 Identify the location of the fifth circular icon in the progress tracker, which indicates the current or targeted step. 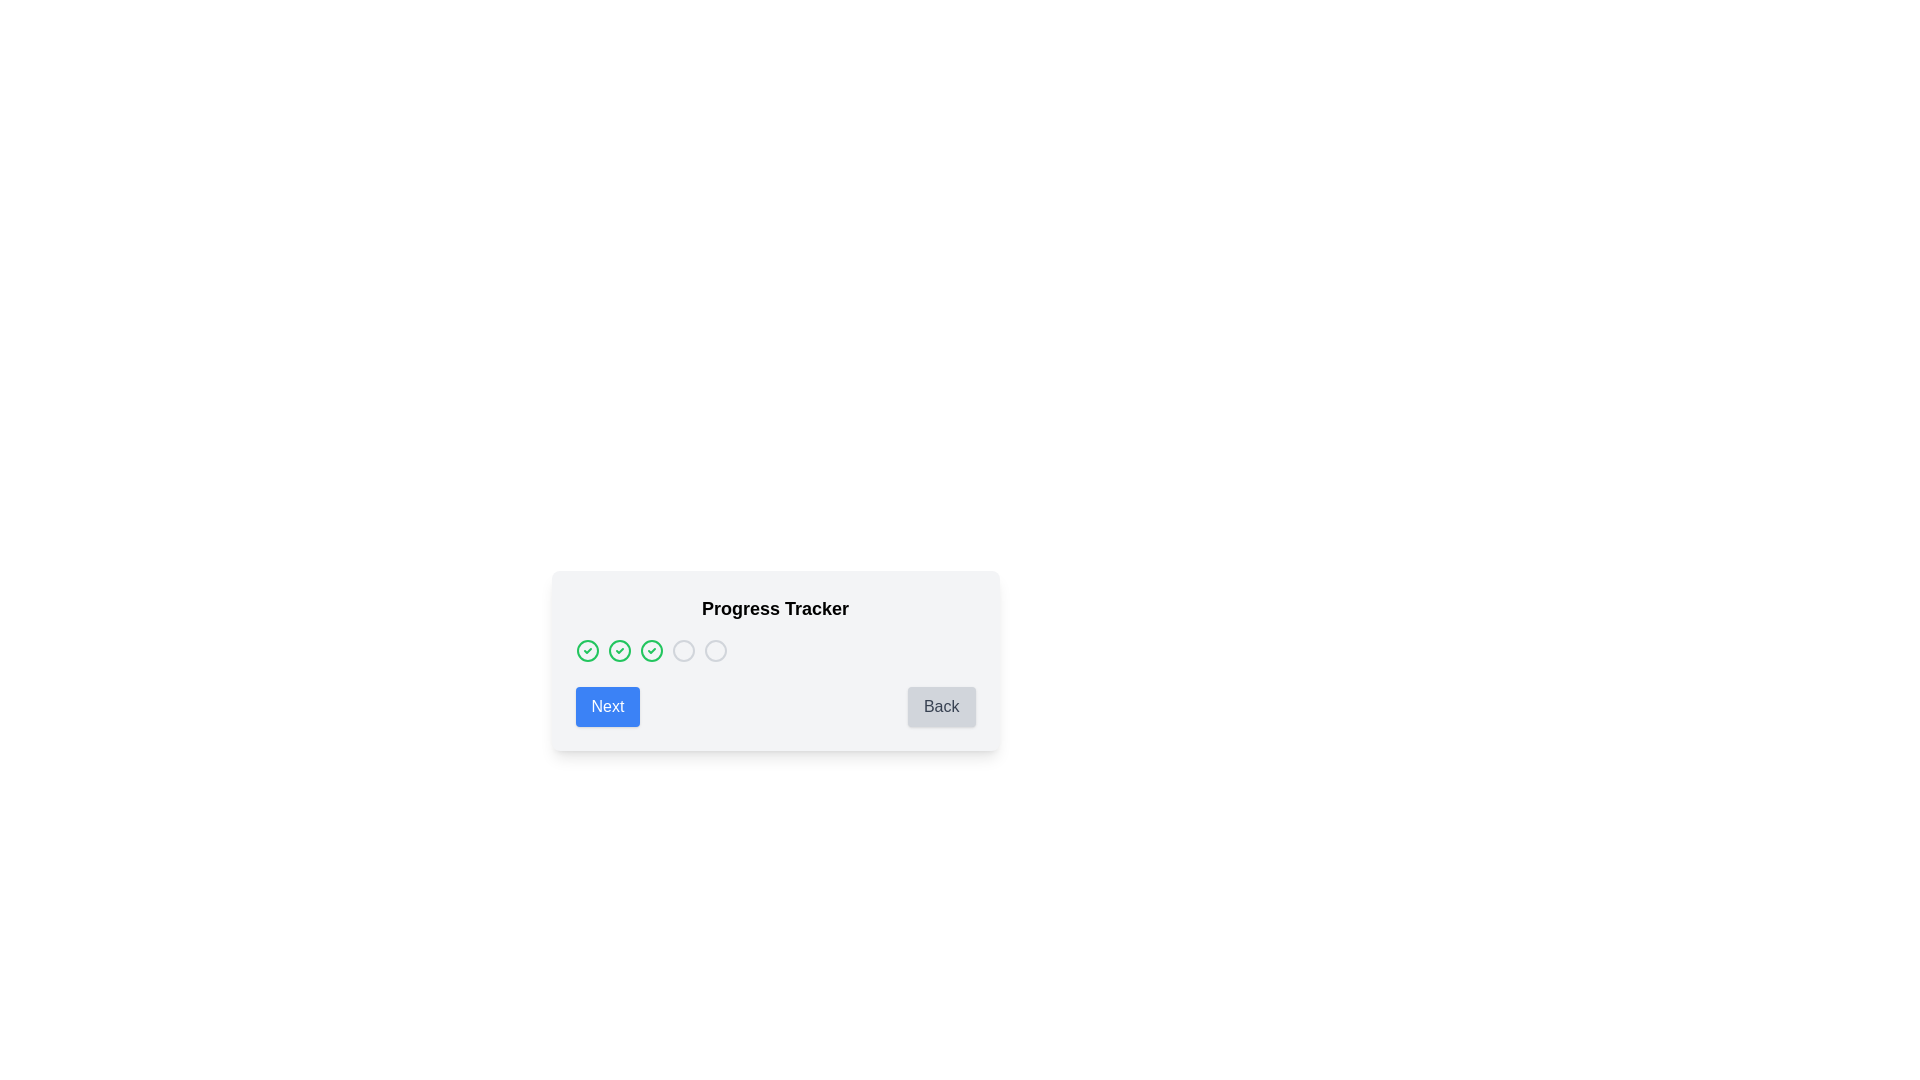
(715, 651).